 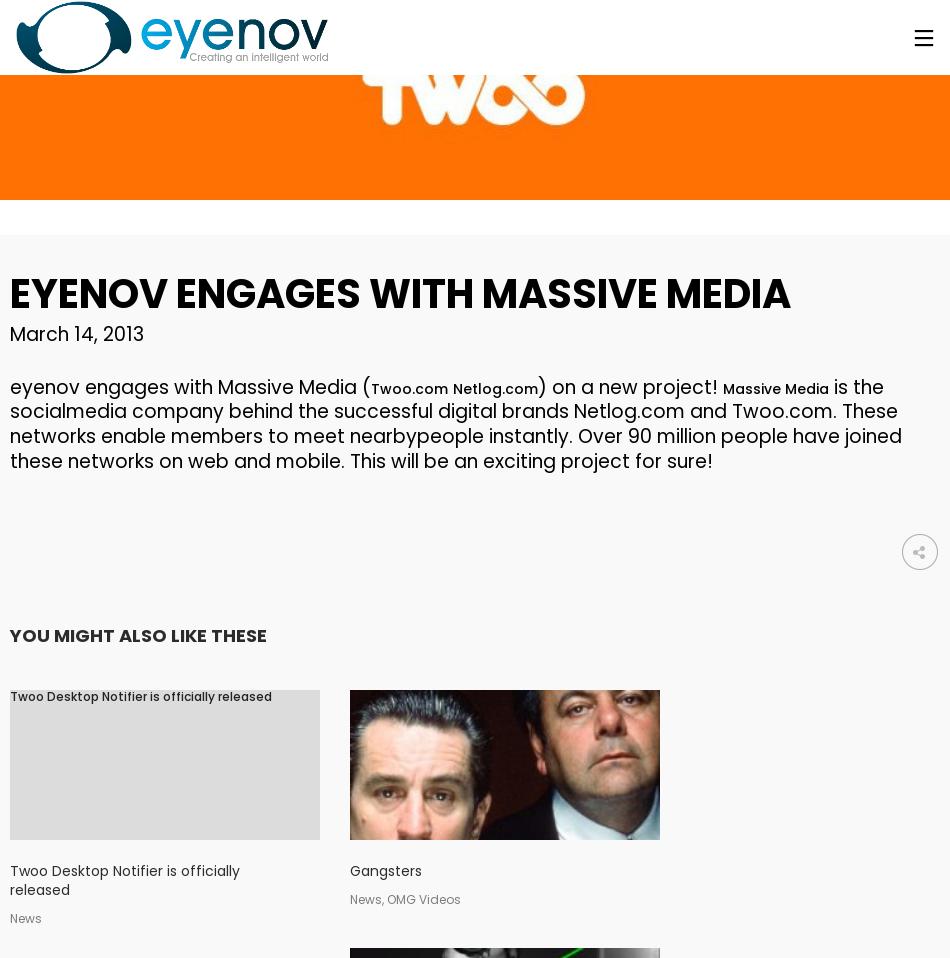 I want to click on 'Gangsters', so click(x=384, y=870).